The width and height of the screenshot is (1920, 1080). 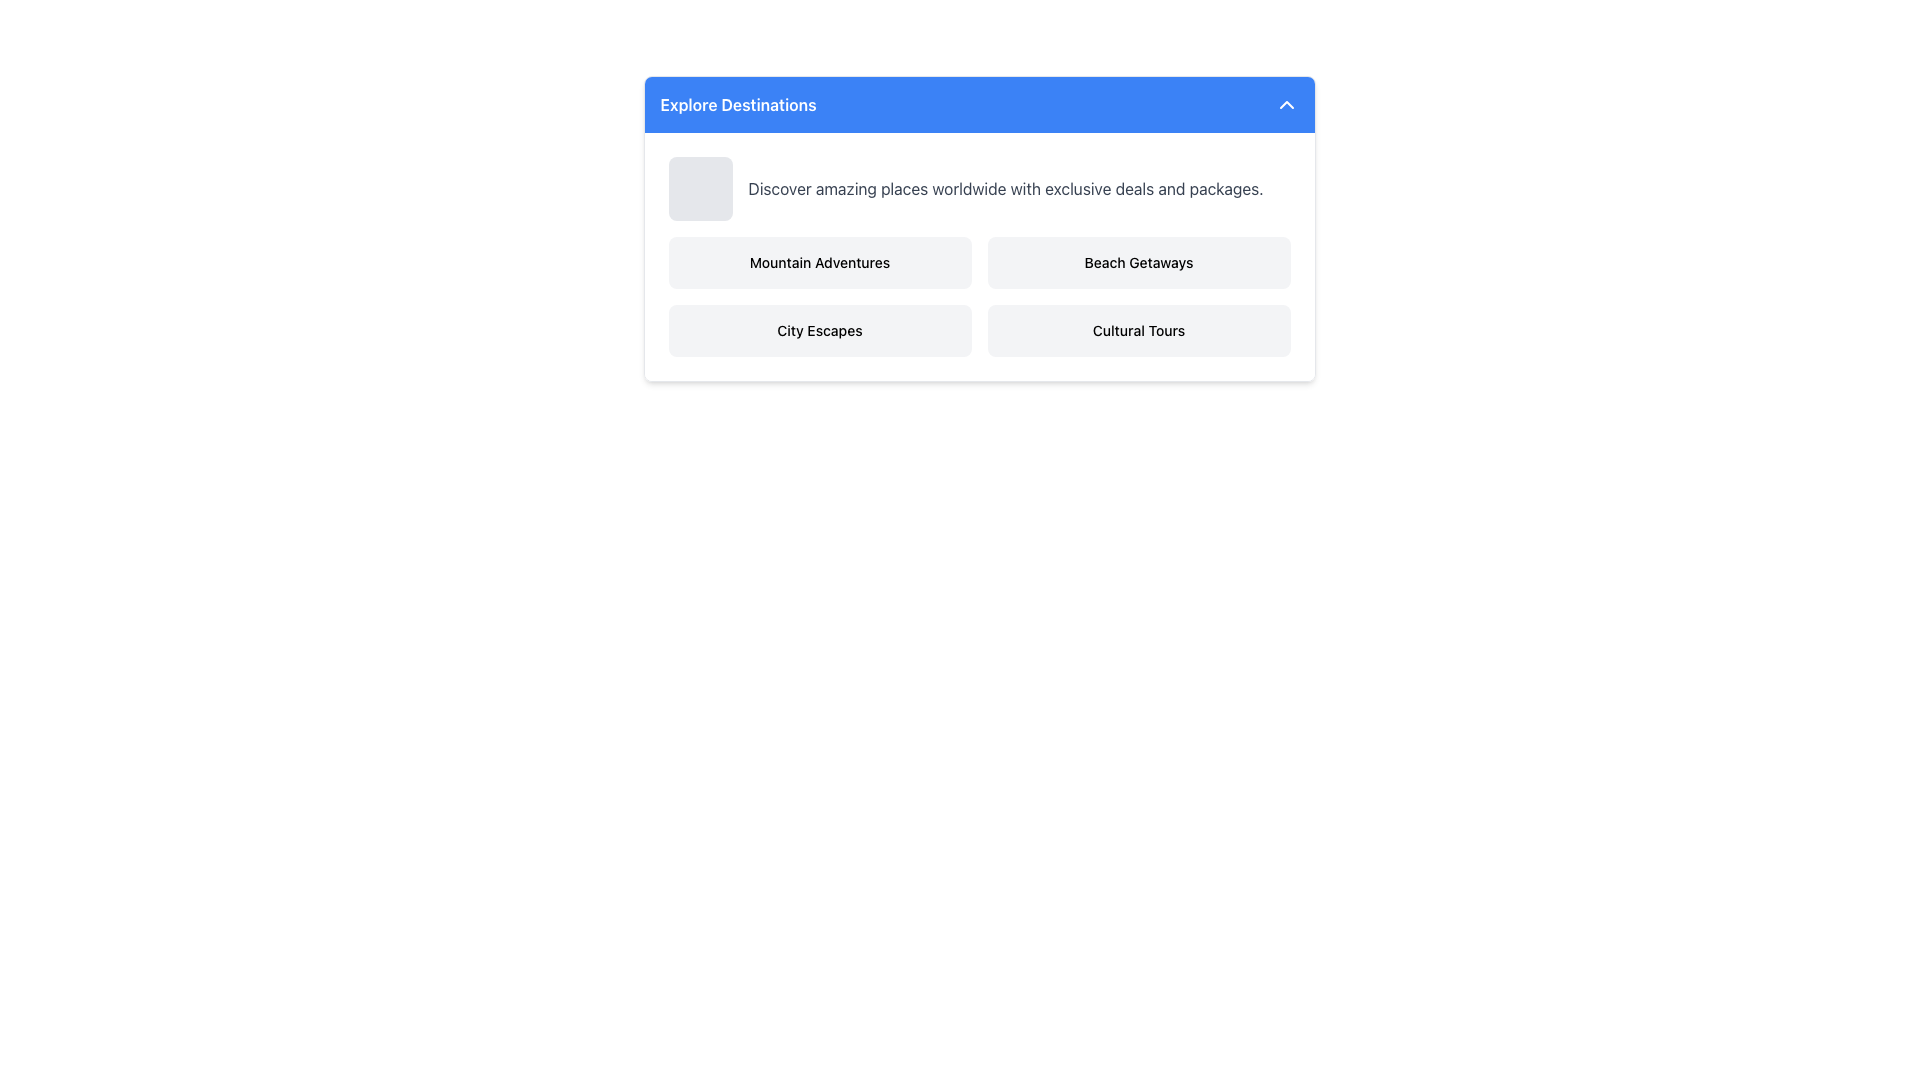 What do you see at coordinates (737, 104) in the screenshot?
I see `text content of the Text Label that displays 'Explore Destinations' in bold white font on a blue background, located in the horizontal header menu bar` at bounding box center [737, 104].